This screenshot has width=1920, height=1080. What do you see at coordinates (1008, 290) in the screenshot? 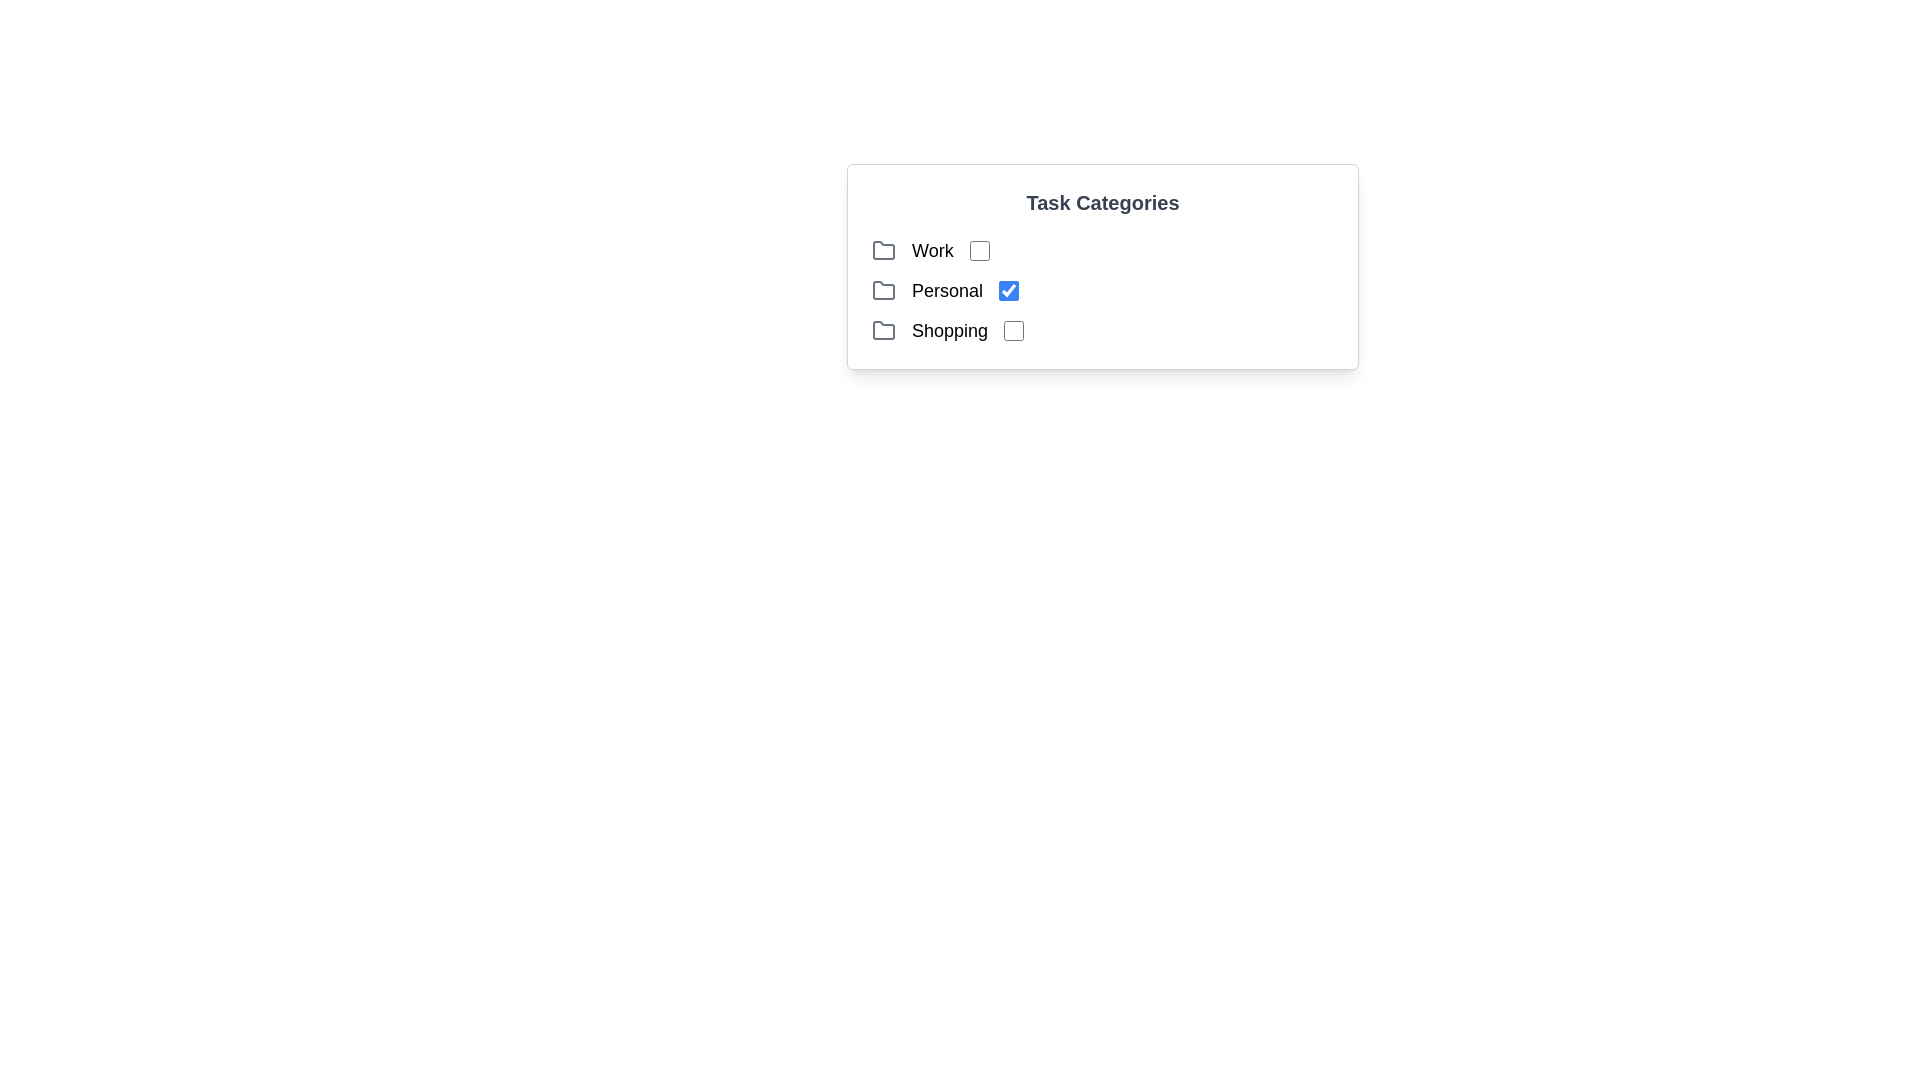
I see `the 'Personal' category checkbox` at bounding box center [1008, 290].